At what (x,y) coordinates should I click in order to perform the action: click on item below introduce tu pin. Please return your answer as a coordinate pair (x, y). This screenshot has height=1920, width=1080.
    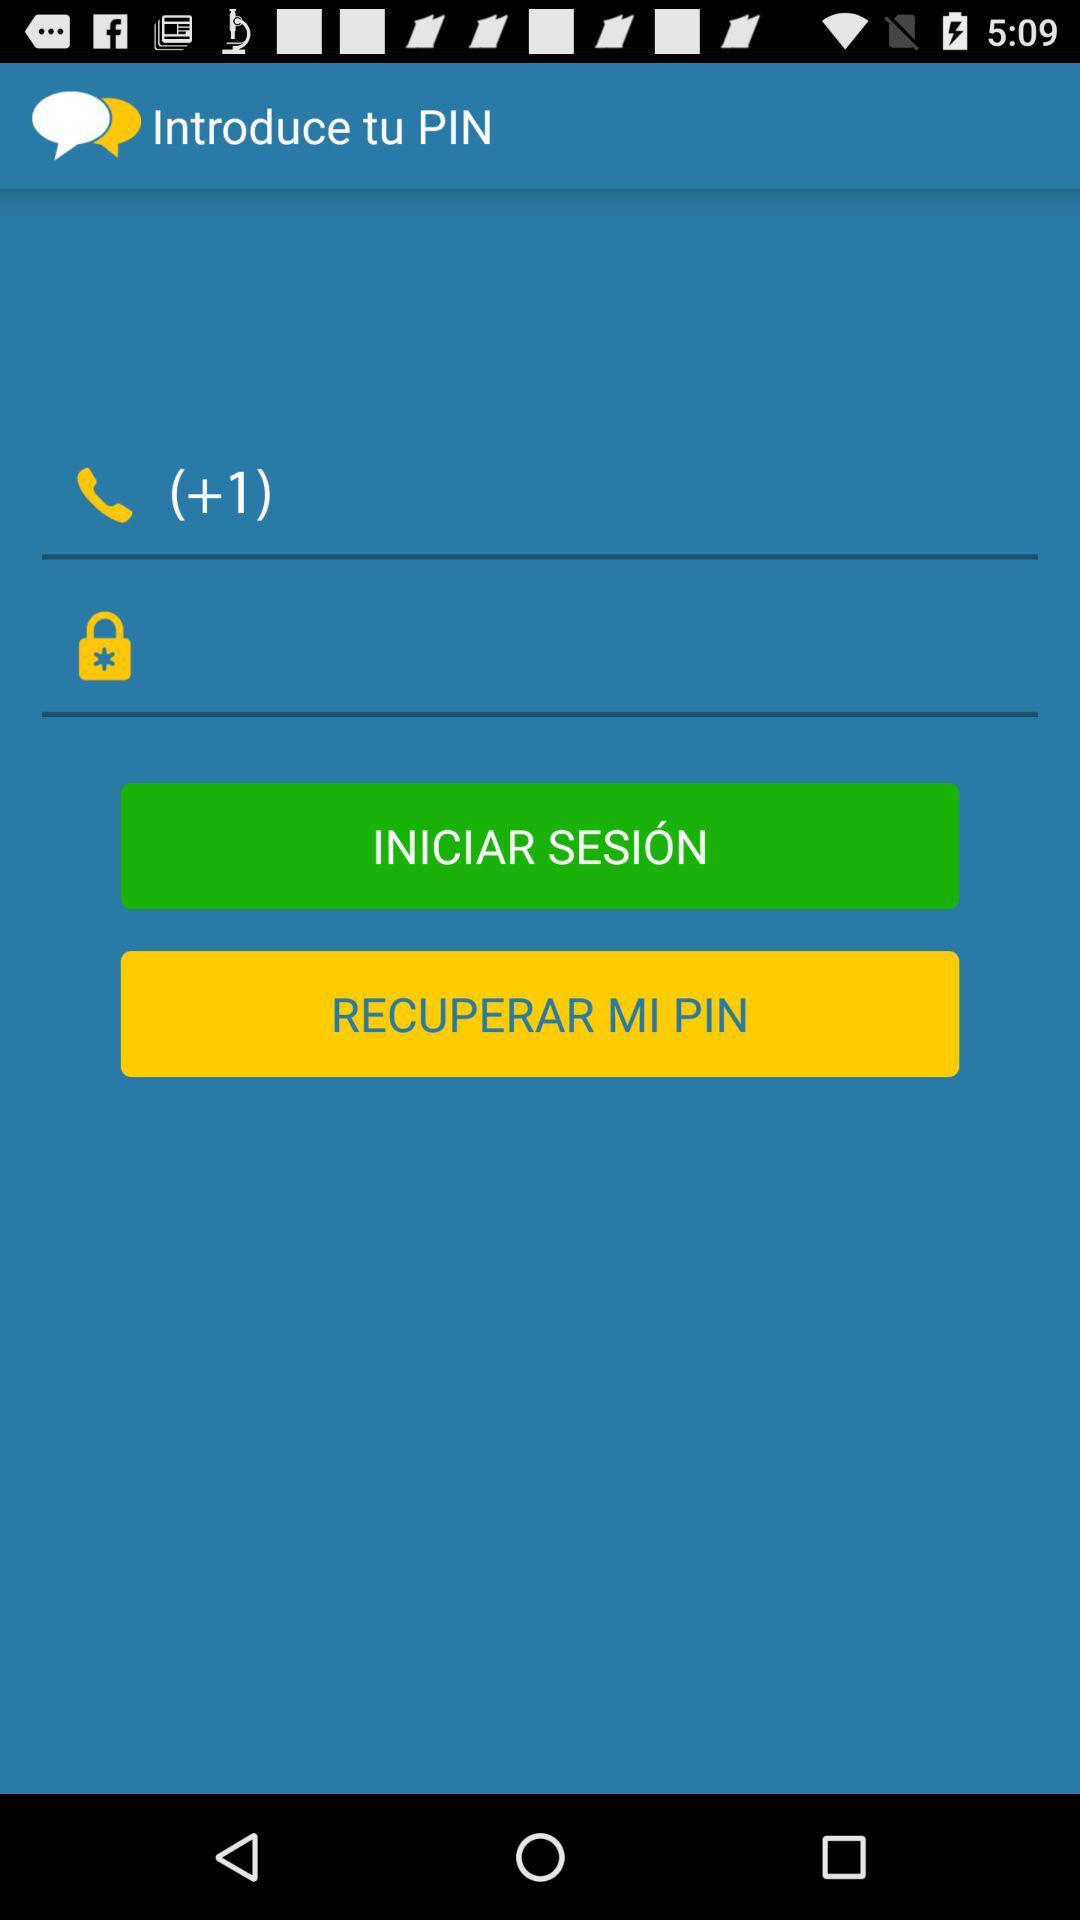
    Looking at the image, I should click on (668, 490).